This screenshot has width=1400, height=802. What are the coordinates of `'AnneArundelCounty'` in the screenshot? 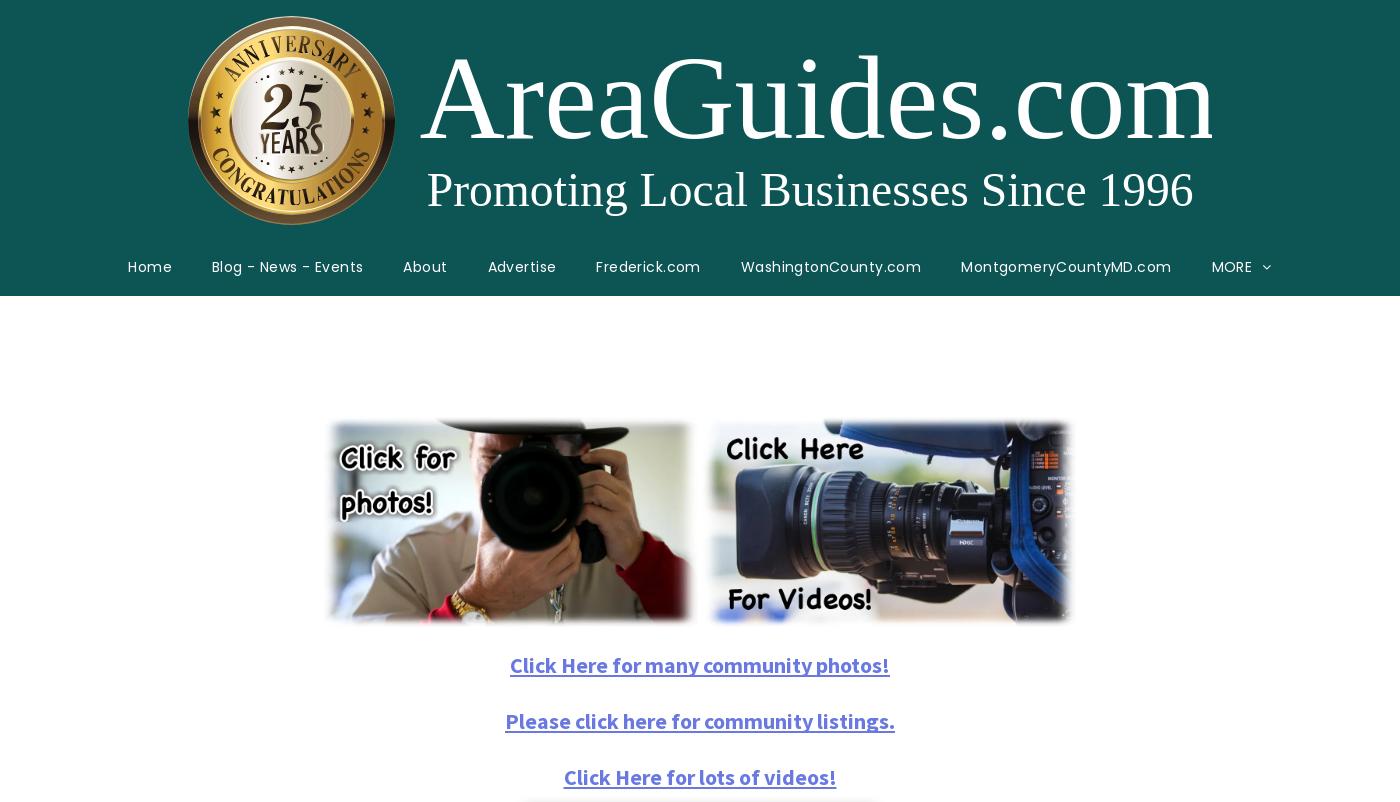 It's located at (945, 457).